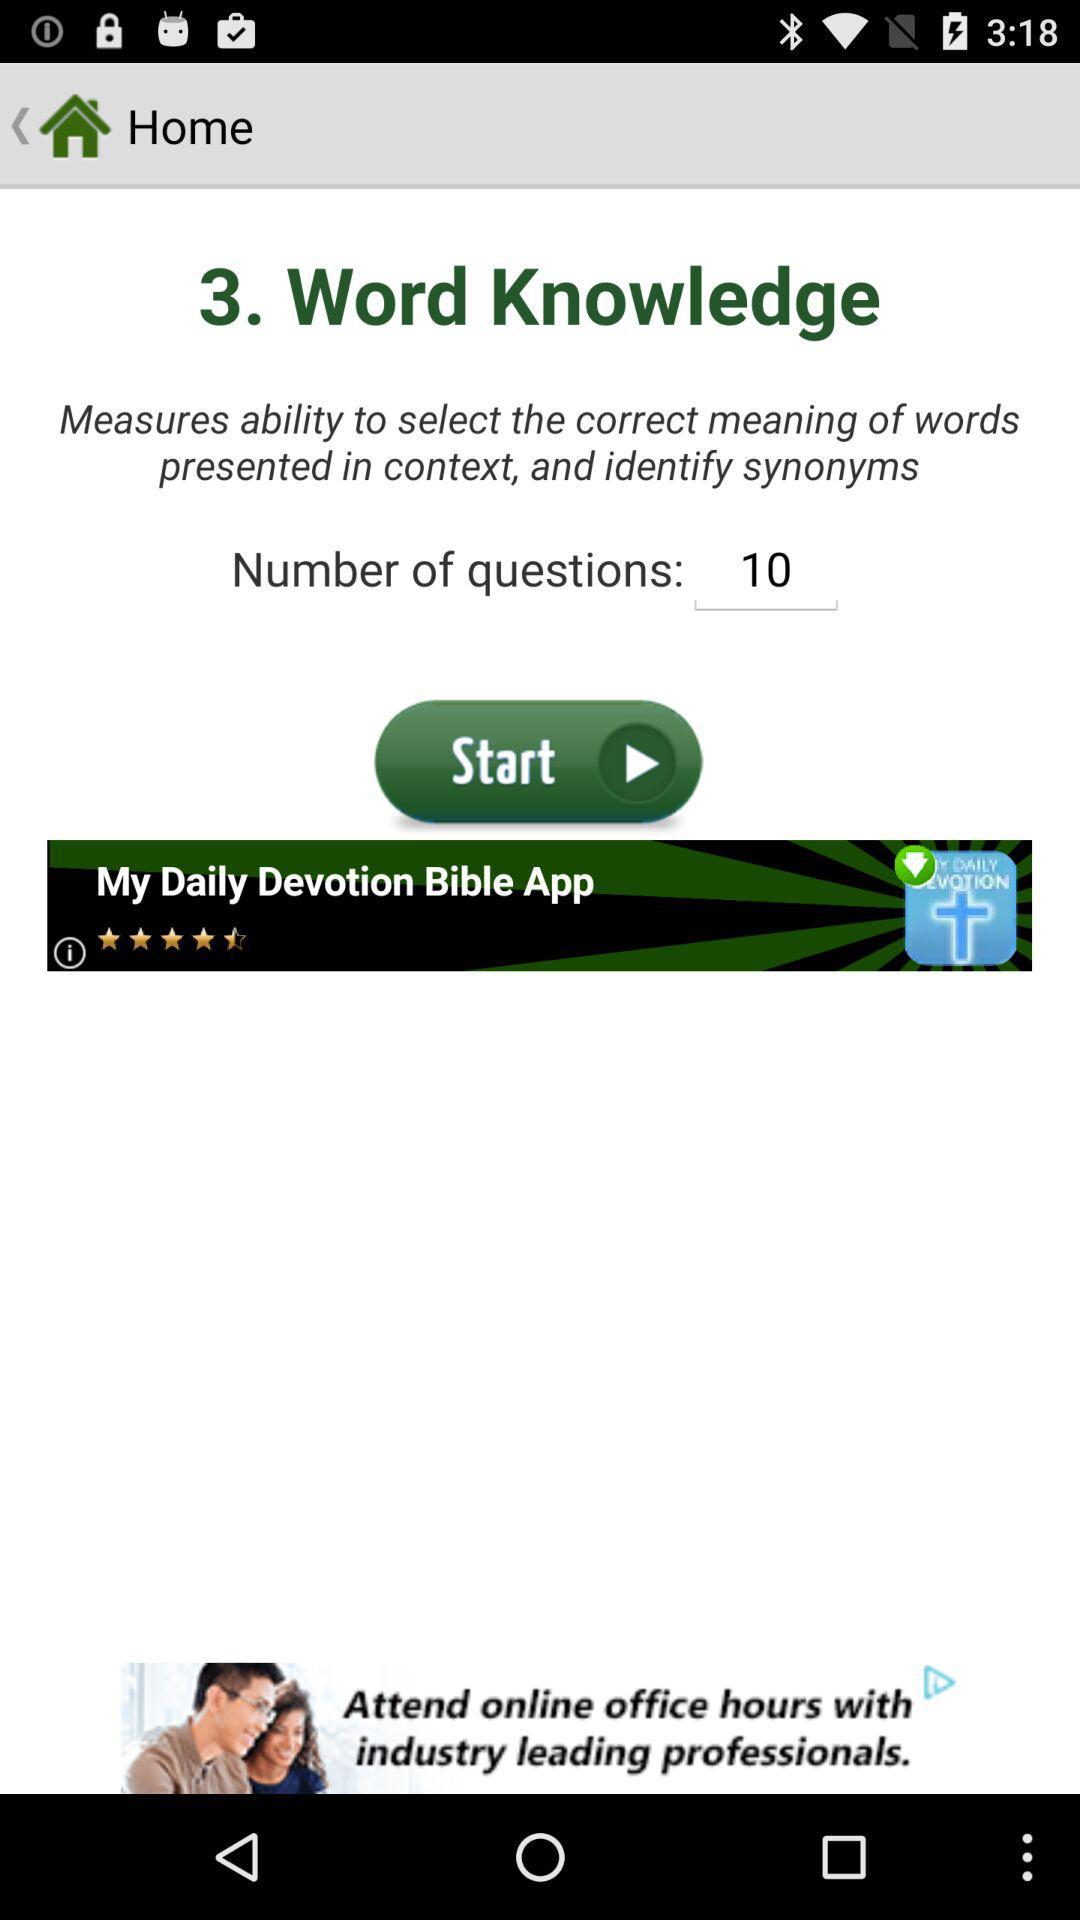  I want to click on advertising, so click(538, 904).